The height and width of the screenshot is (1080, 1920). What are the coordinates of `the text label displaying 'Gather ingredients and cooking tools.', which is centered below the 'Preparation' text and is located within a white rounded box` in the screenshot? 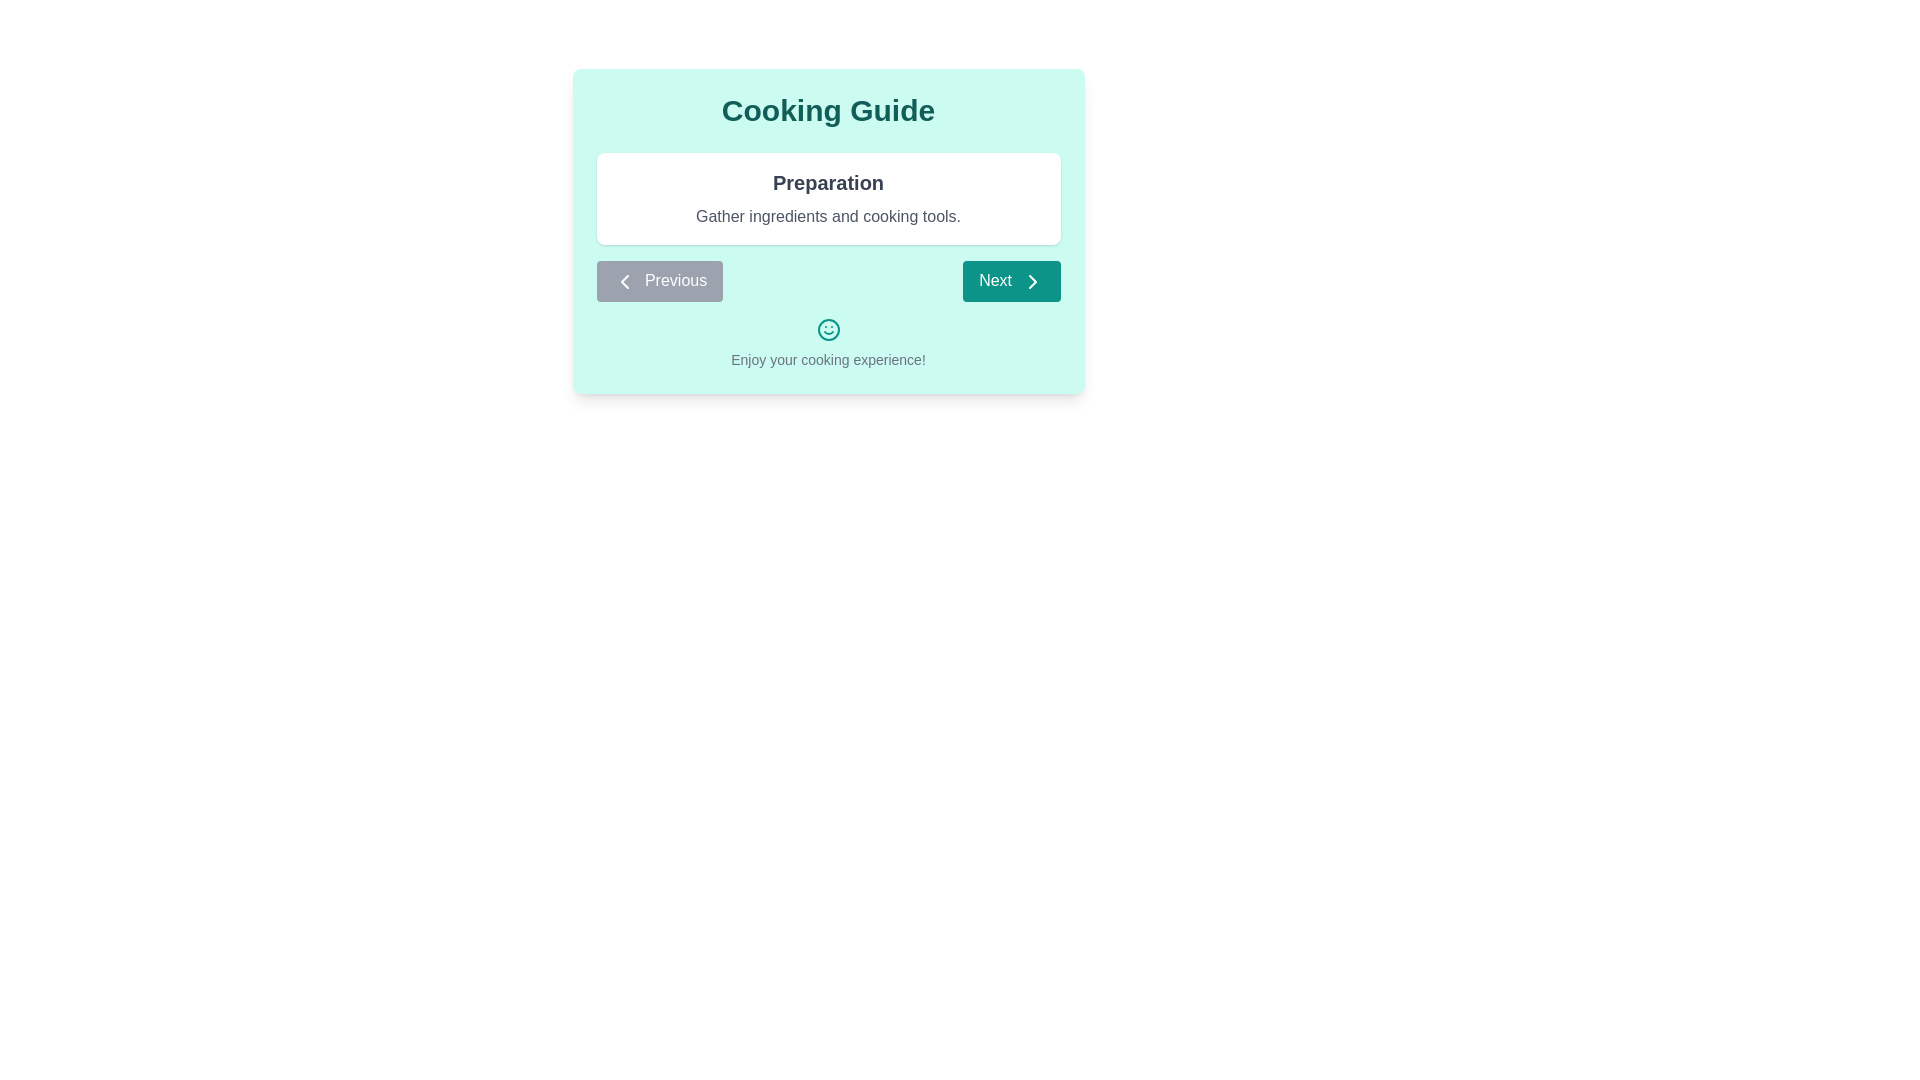 It's located at (828, 216).